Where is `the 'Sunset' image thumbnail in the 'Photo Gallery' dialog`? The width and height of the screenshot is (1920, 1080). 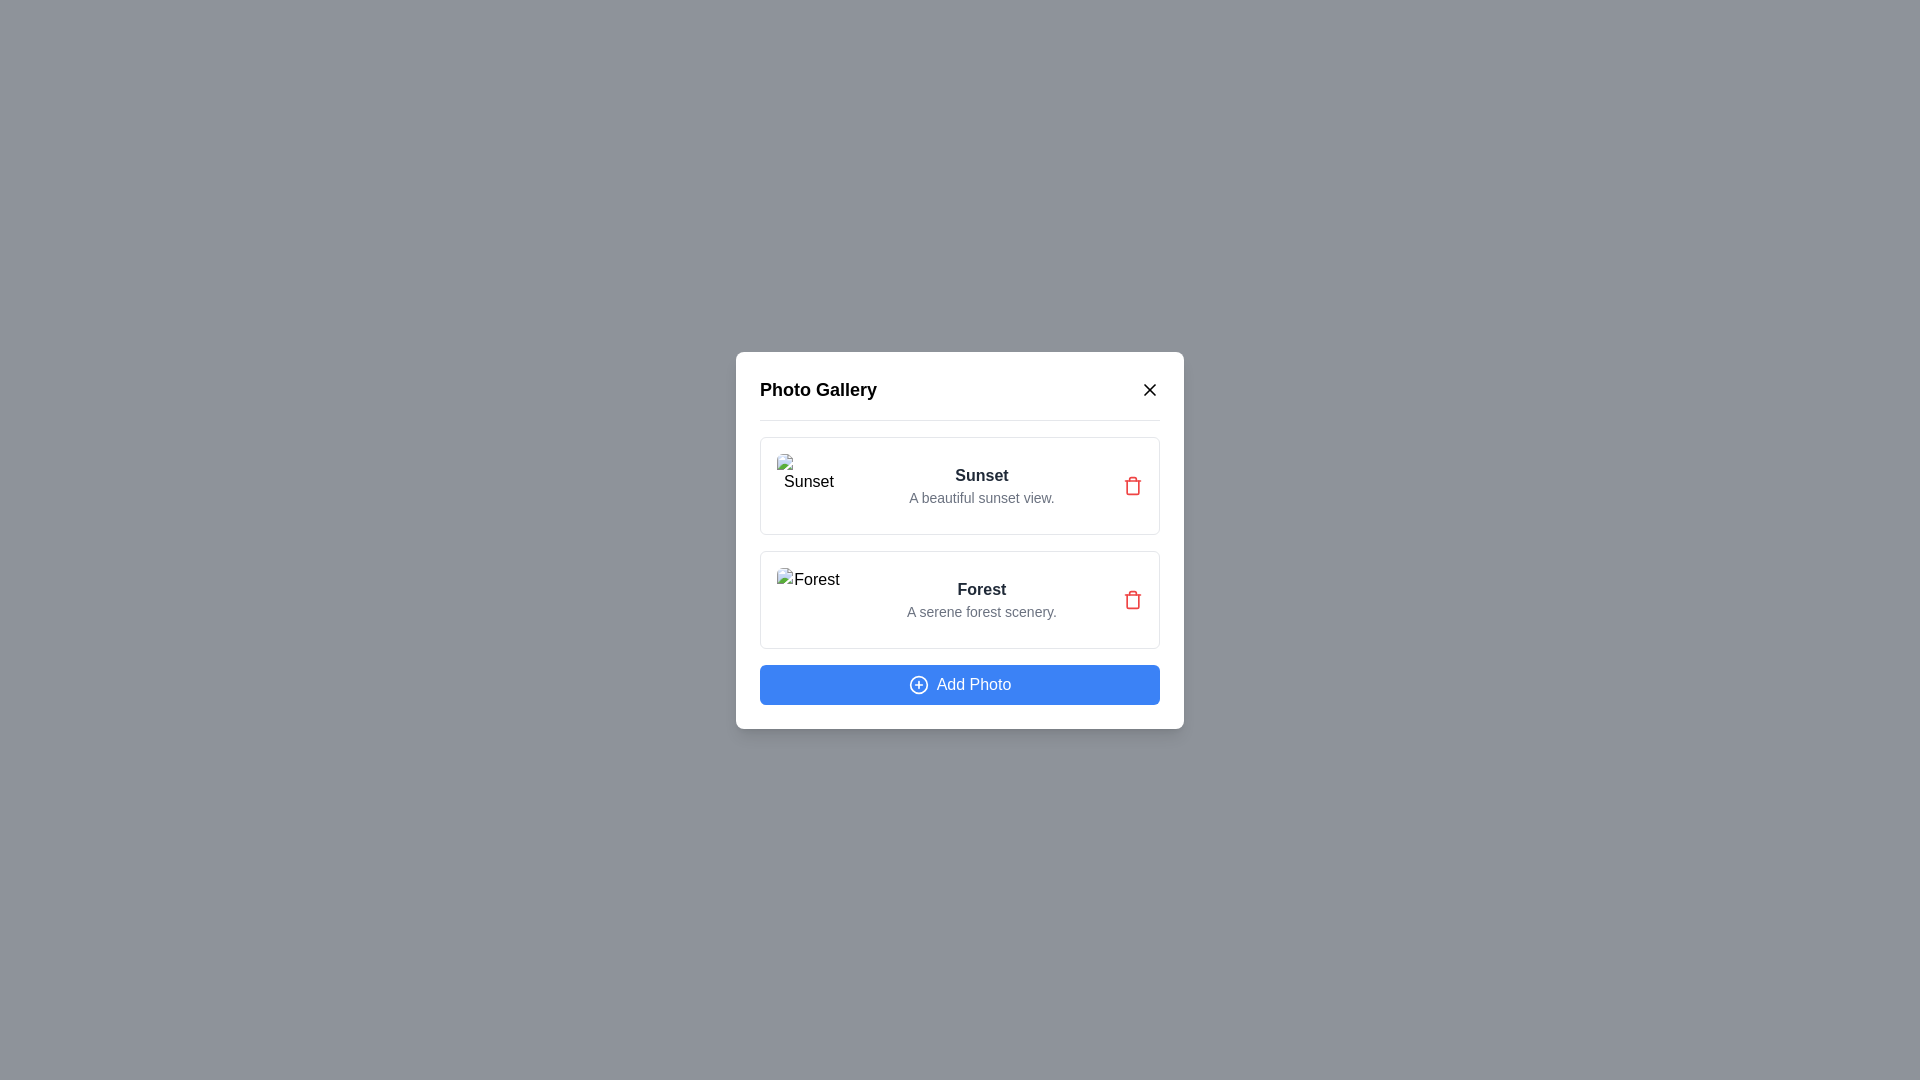 the 'Sunset' image thumbnail in the 'Photo Gallery' dialog is located at coordinates (809, 485).